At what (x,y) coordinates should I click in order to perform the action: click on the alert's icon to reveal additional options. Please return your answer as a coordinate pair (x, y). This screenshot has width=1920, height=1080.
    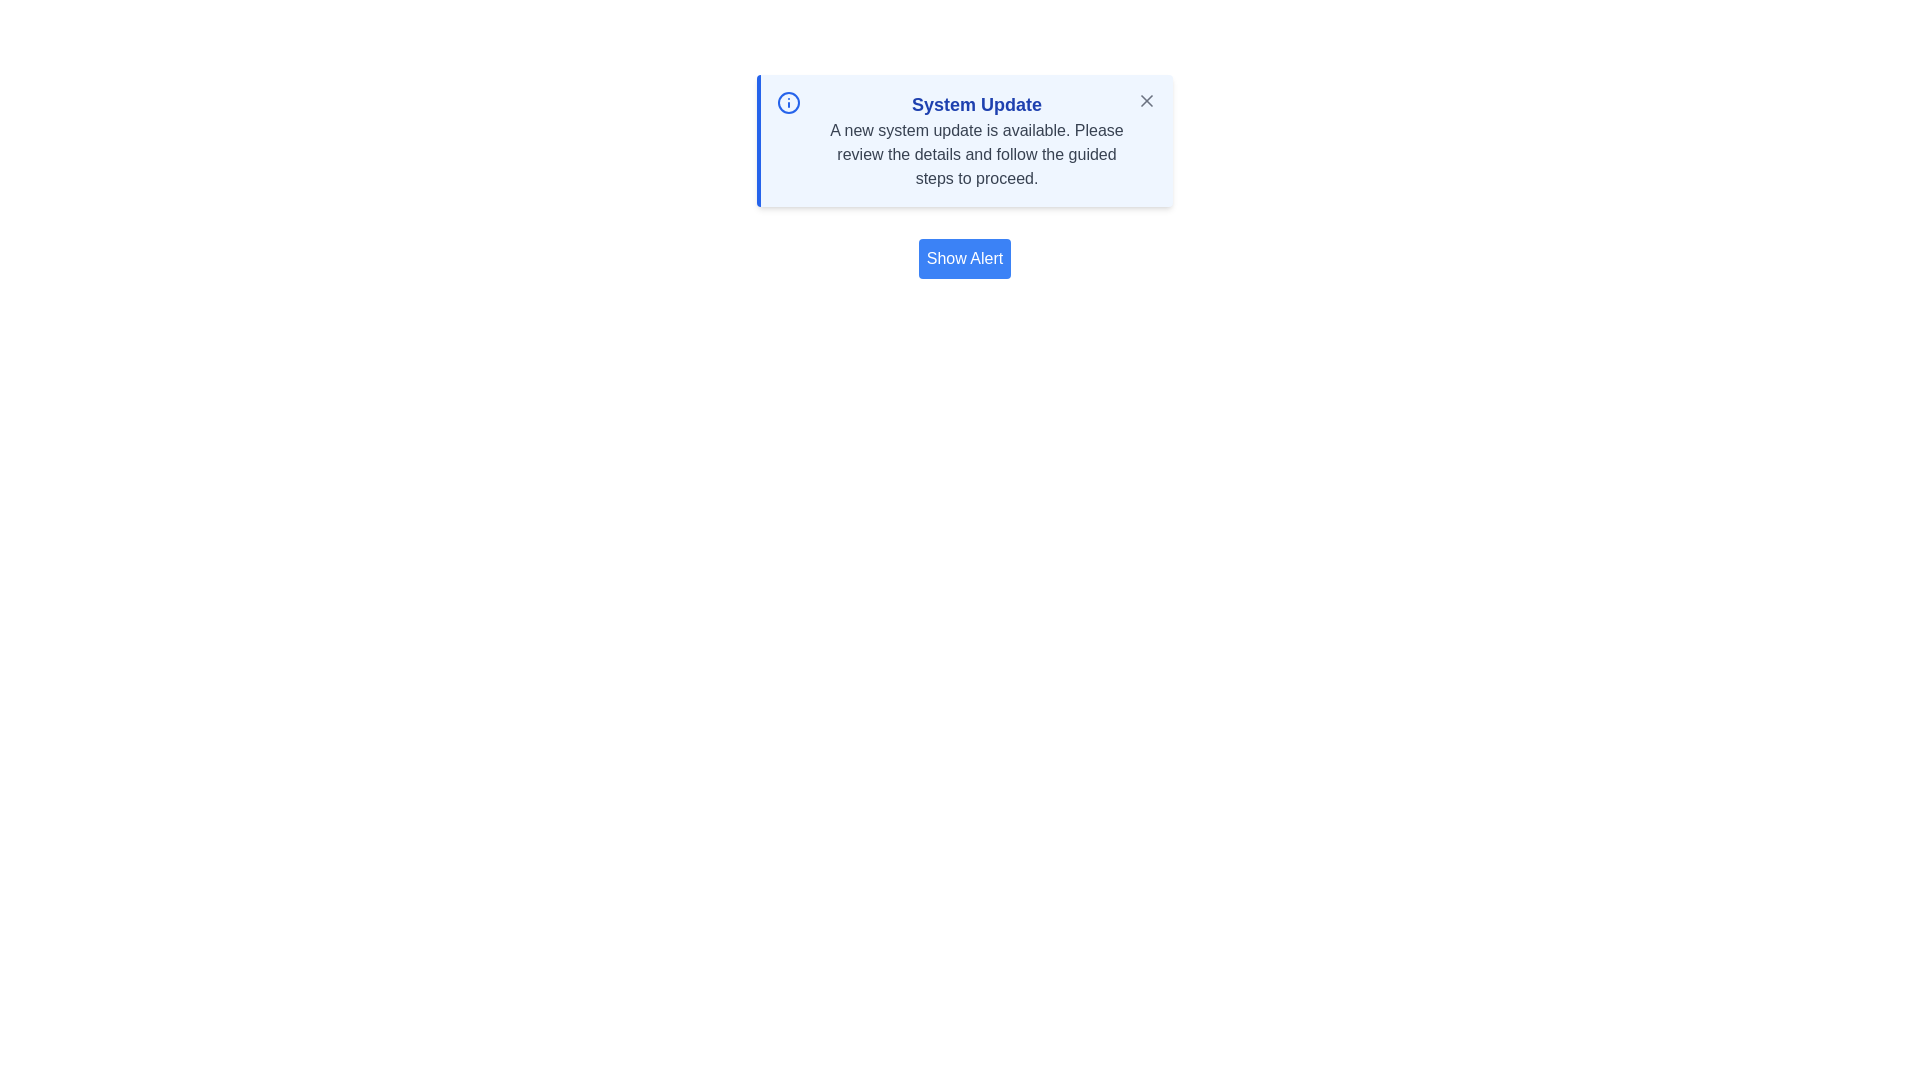
    Looking at the image, I should click on (787, 103).